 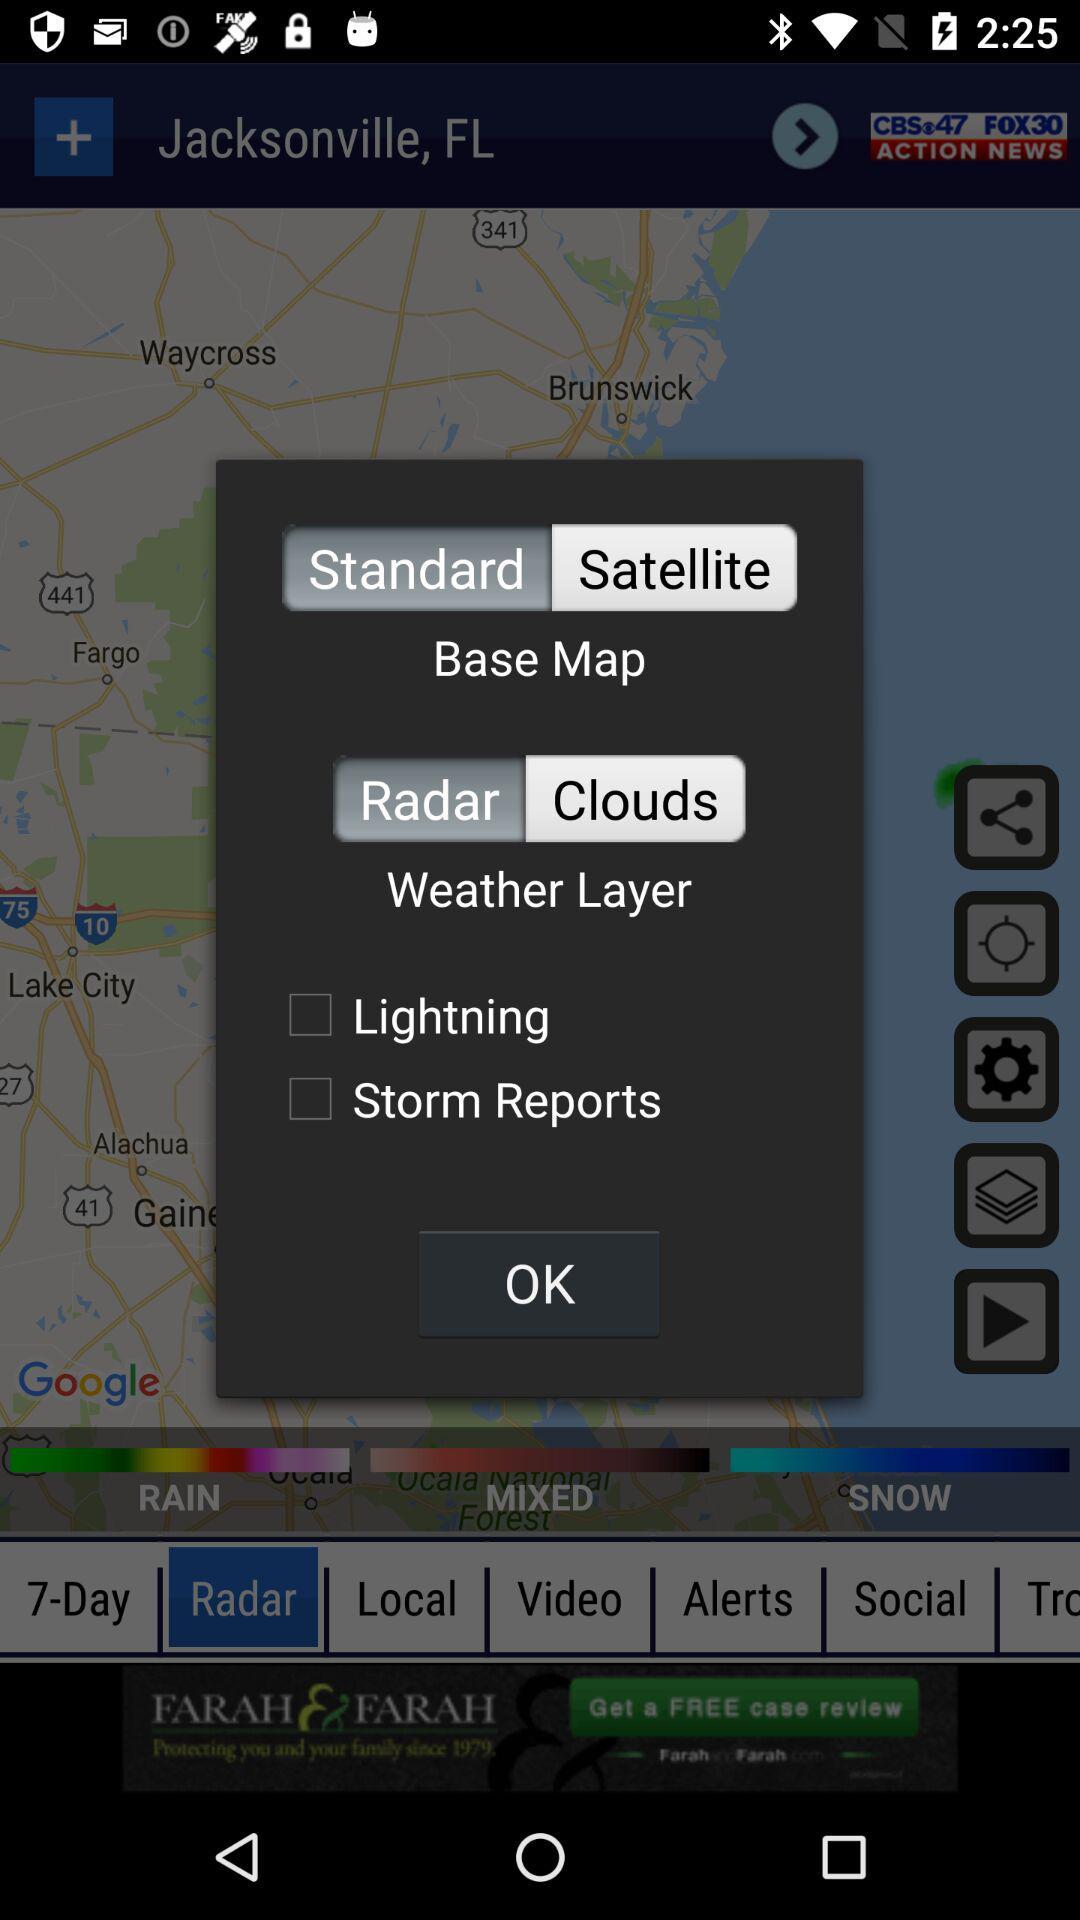 I want to click on the icon above weather layer item, so click(x=428, y=797).